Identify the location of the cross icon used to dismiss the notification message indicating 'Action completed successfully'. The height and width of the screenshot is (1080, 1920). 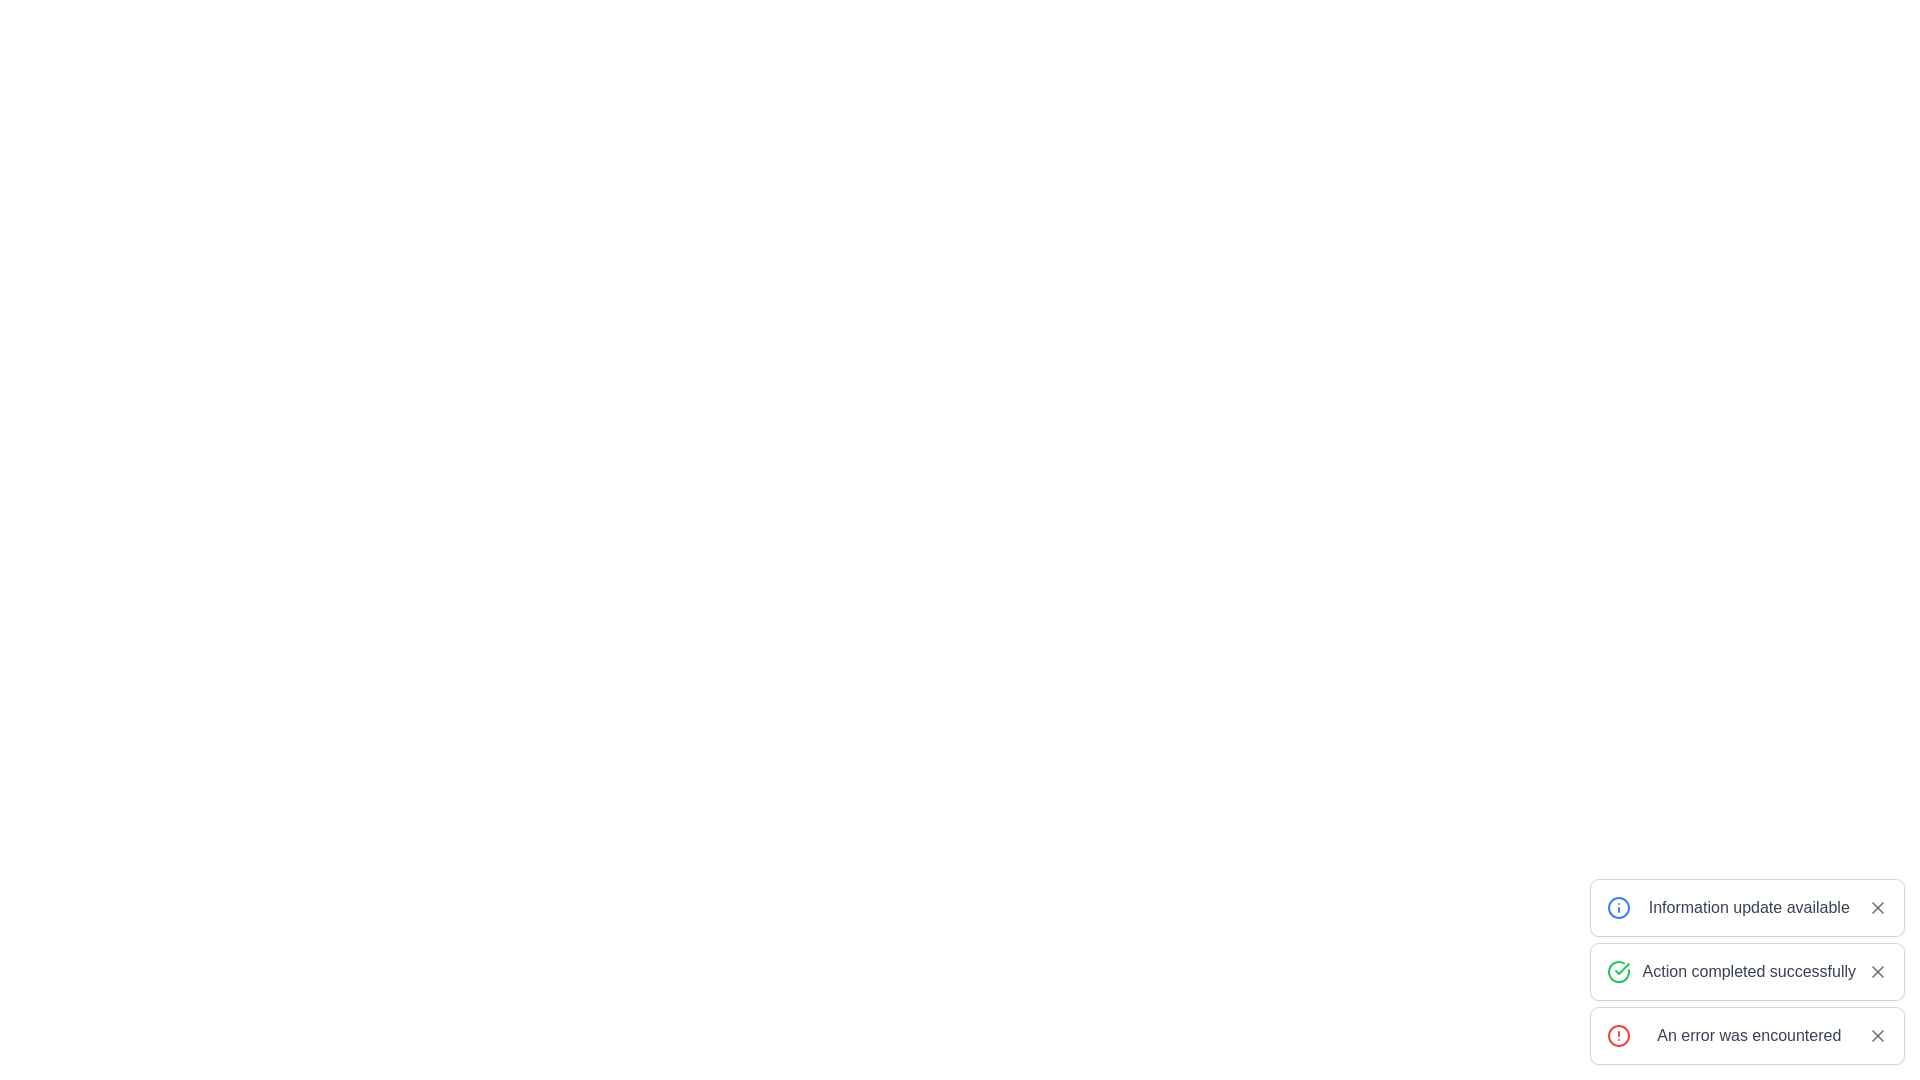
(1876, 971).